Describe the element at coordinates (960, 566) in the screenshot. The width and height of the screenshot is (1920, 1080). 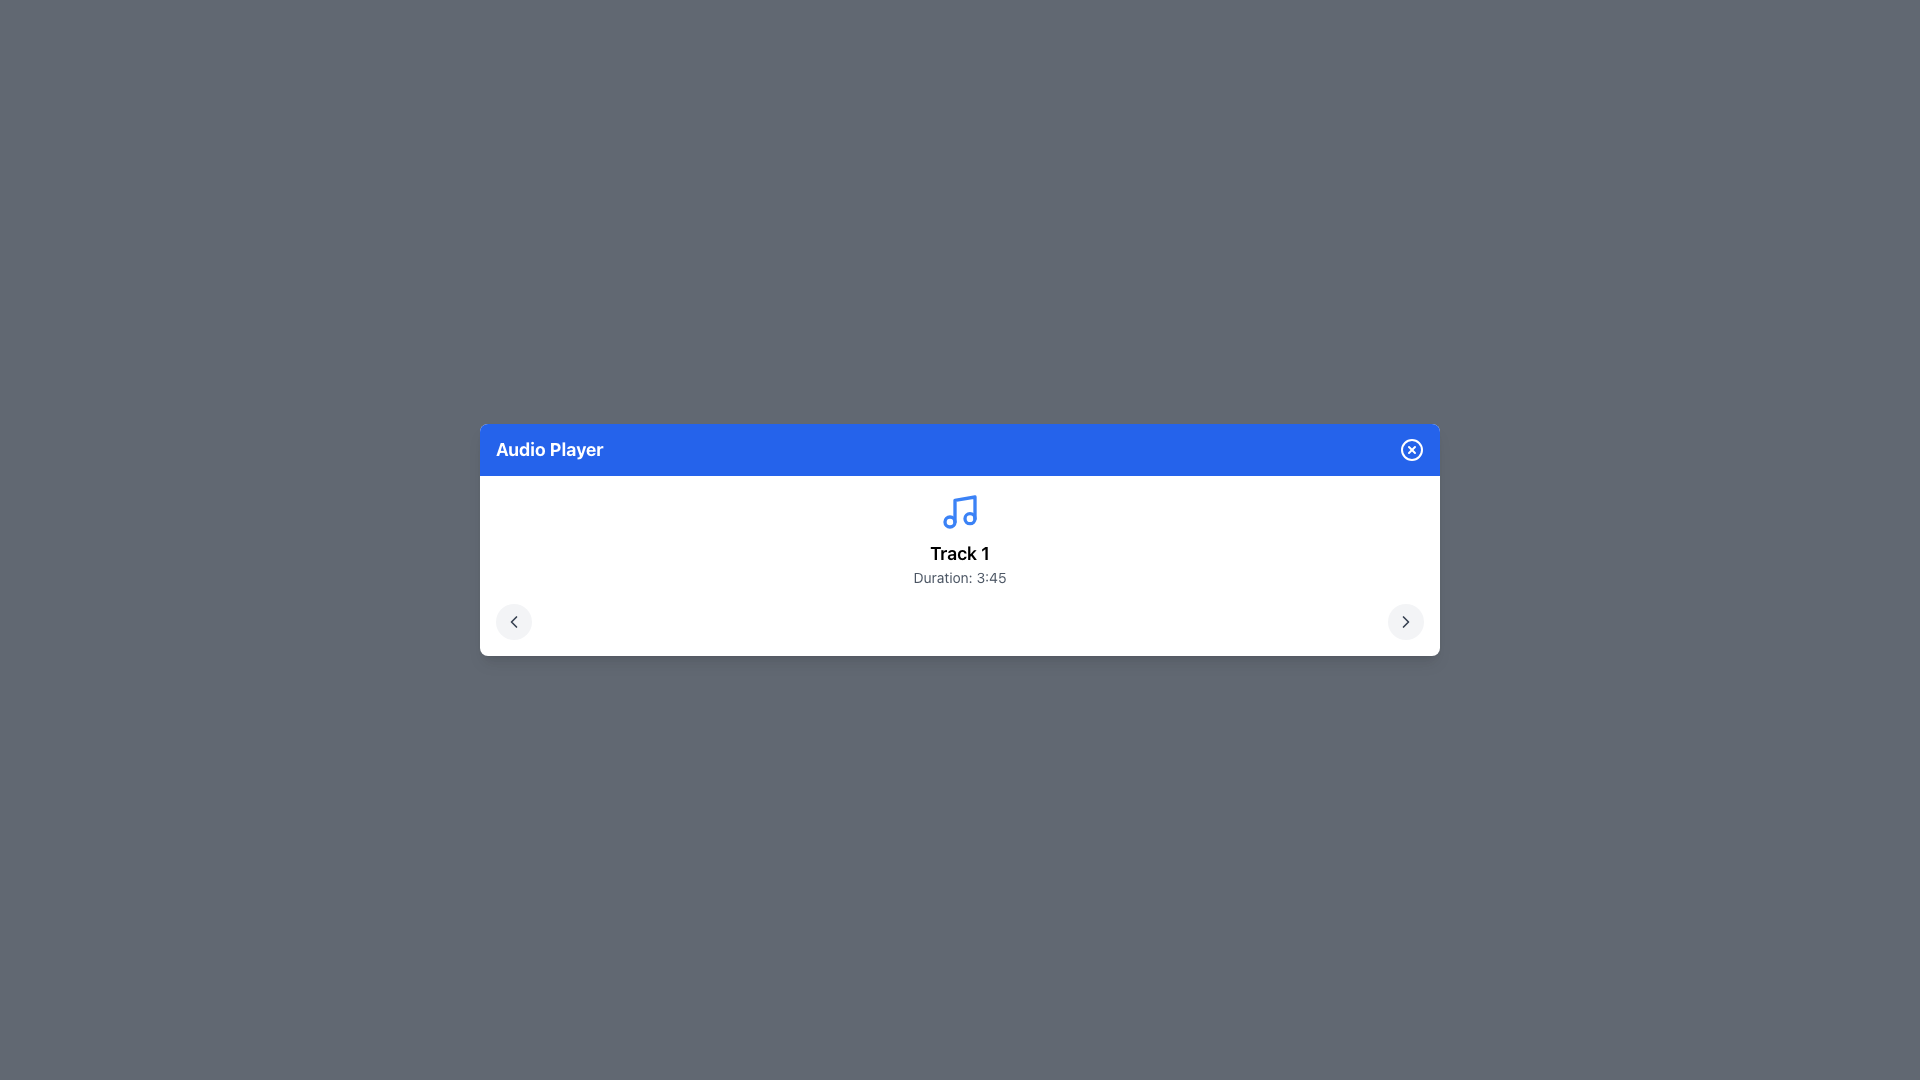
I see `the Information Display Panel that shows 'Track 1' and 'Duration: 3:45' in the audio player interface` at that location.